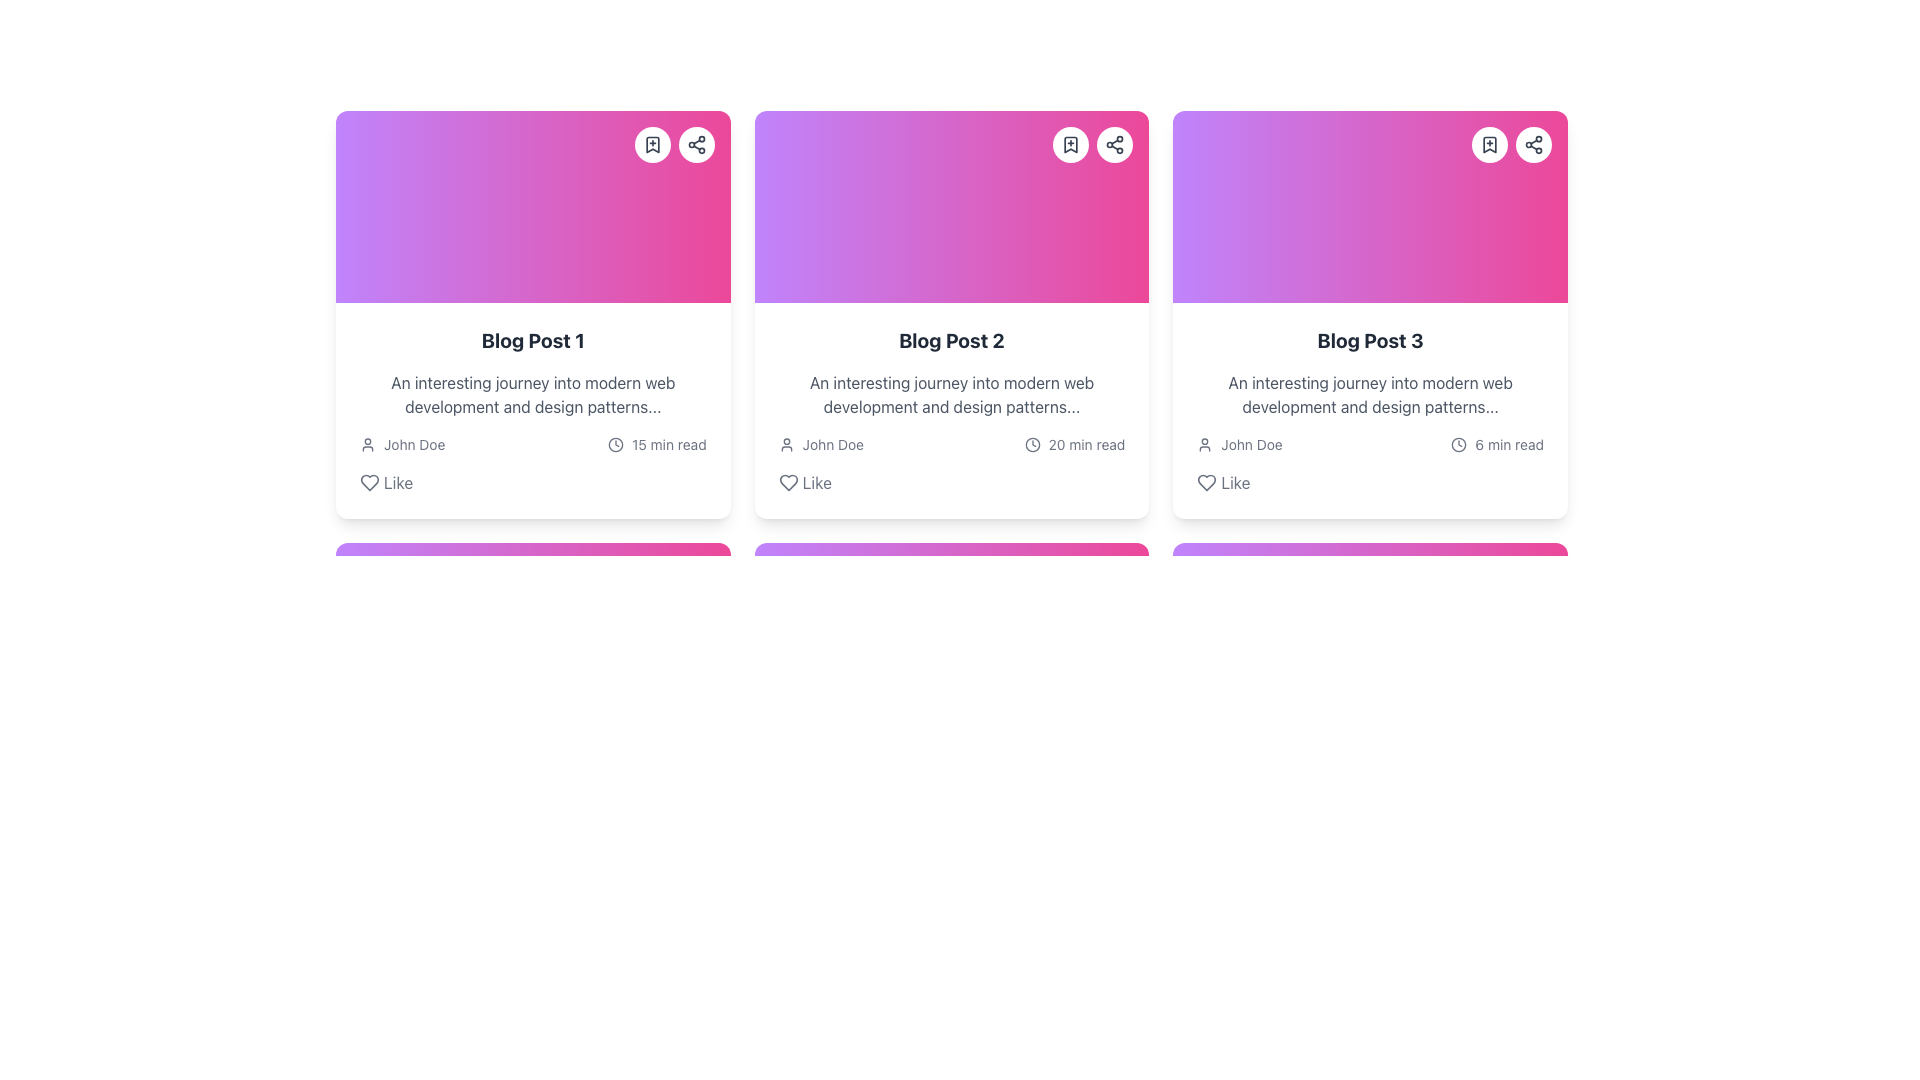  I want to click on the 'like' button located at the bottom left corner of the content card titled 'Blog Post 3' to express appreciation for the post, so click(1223, 482).